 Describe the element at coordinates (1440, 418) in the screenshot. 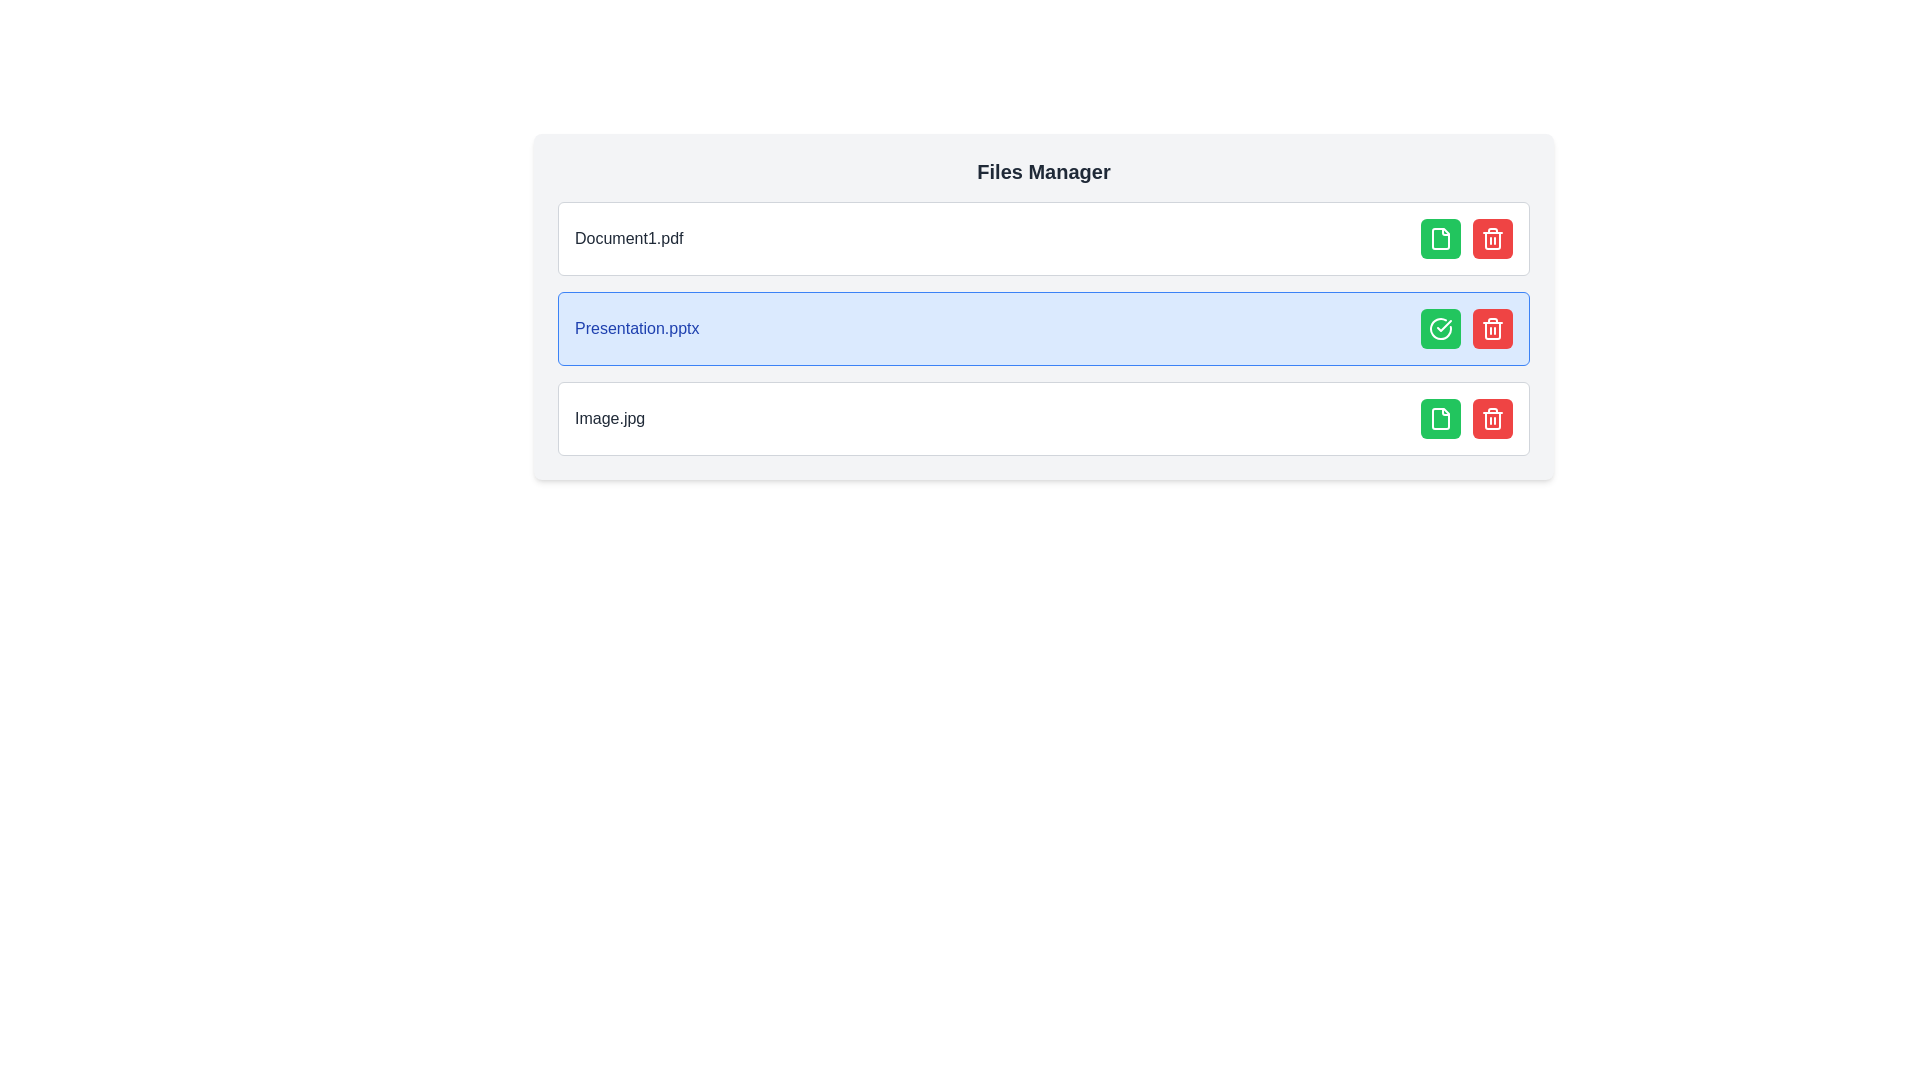

I see `the first button in the right cluster associated with the file 'Presentation.pptx'` at that location.